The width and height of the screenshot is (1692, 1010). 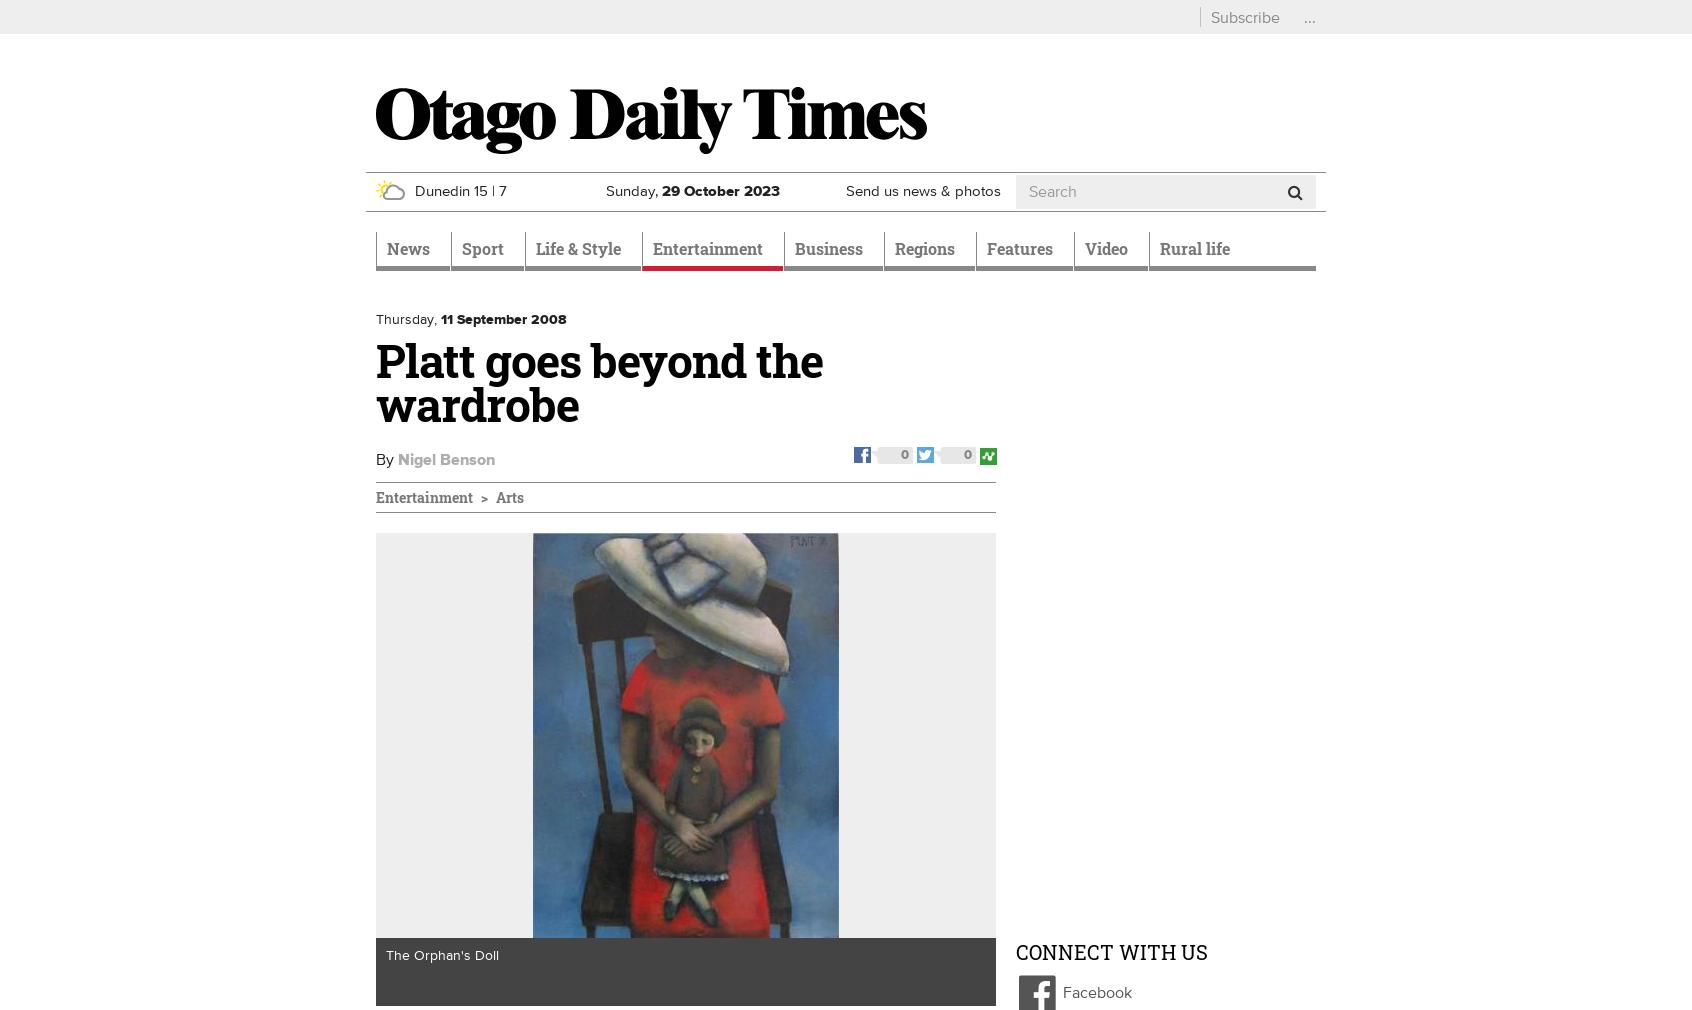 What do you see at coordinates (406, 318) in the screenshot?
I see `'Thursday,'` at bounding box center [406, 318].